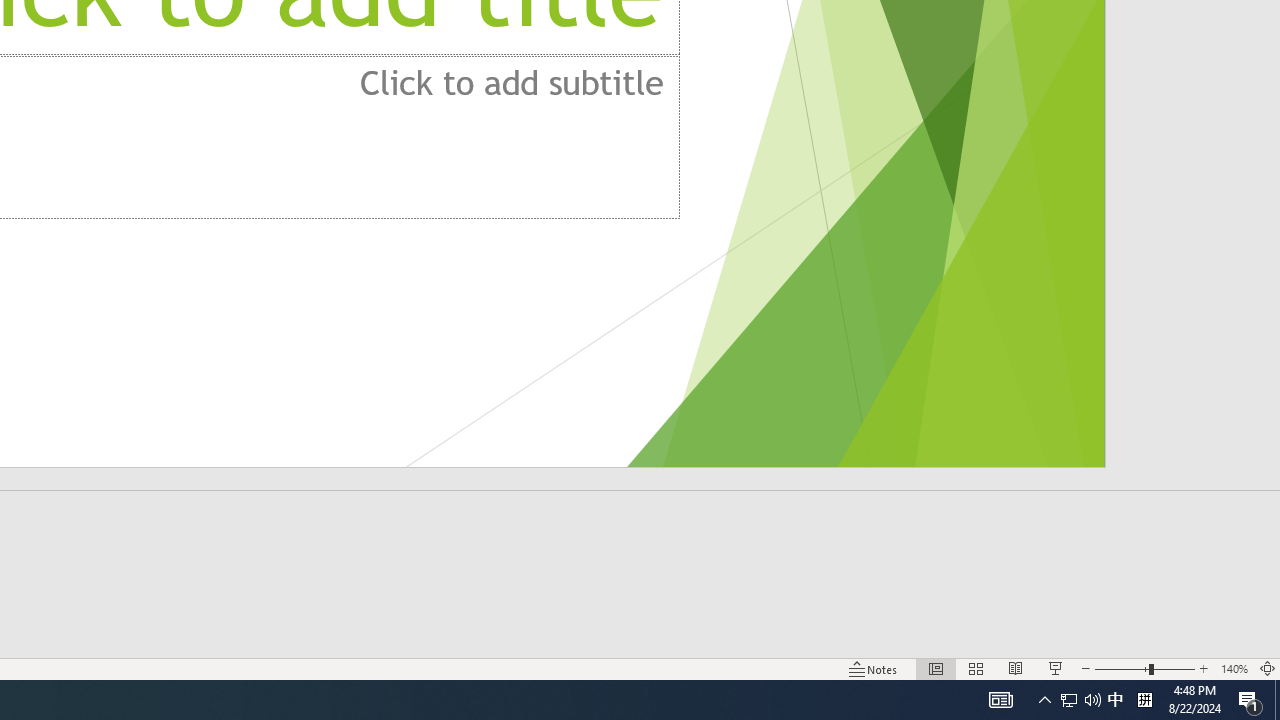 This screenshot has height=720, width=1280. What do you see at coordinates (935, 669) in the screenshot?
I see `'Normal'` at bounding box center [935, 669].